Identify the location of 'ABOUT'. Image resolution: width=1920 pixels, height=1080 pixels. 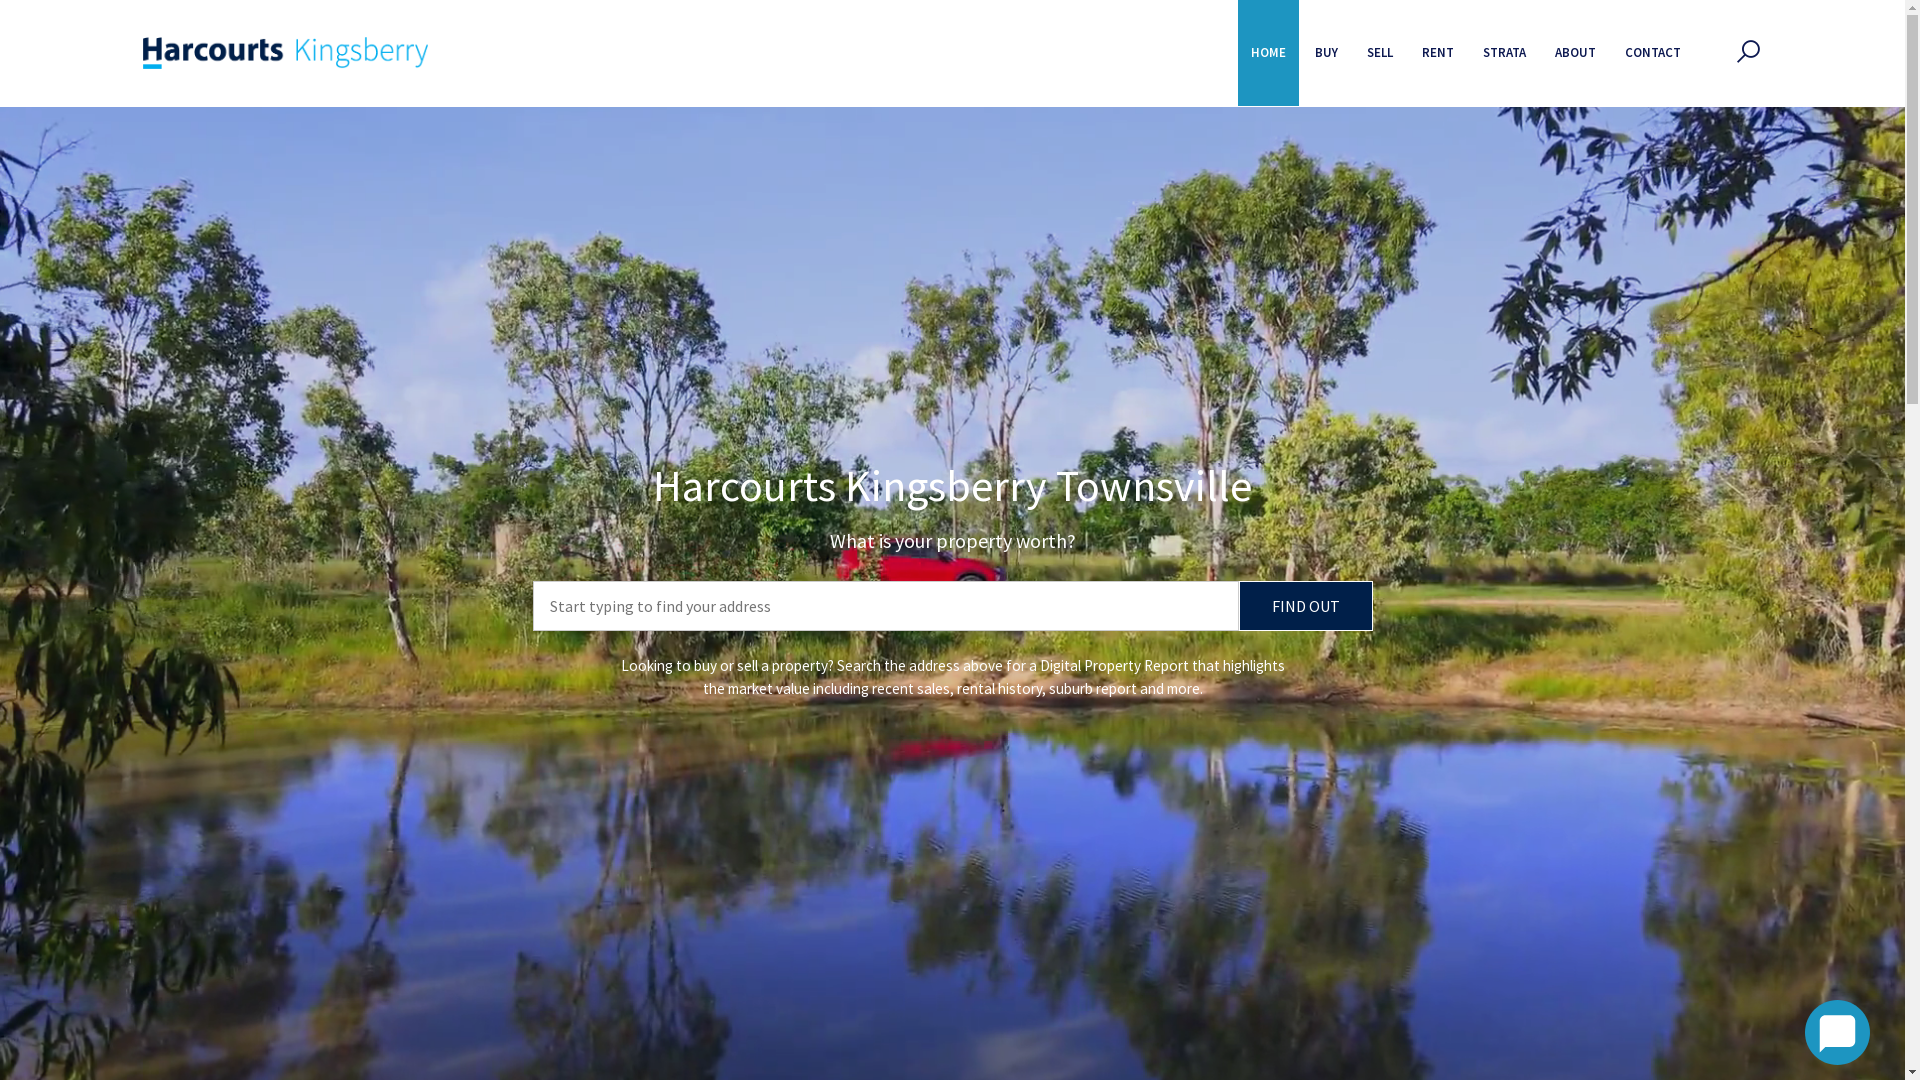
(1574, 52).